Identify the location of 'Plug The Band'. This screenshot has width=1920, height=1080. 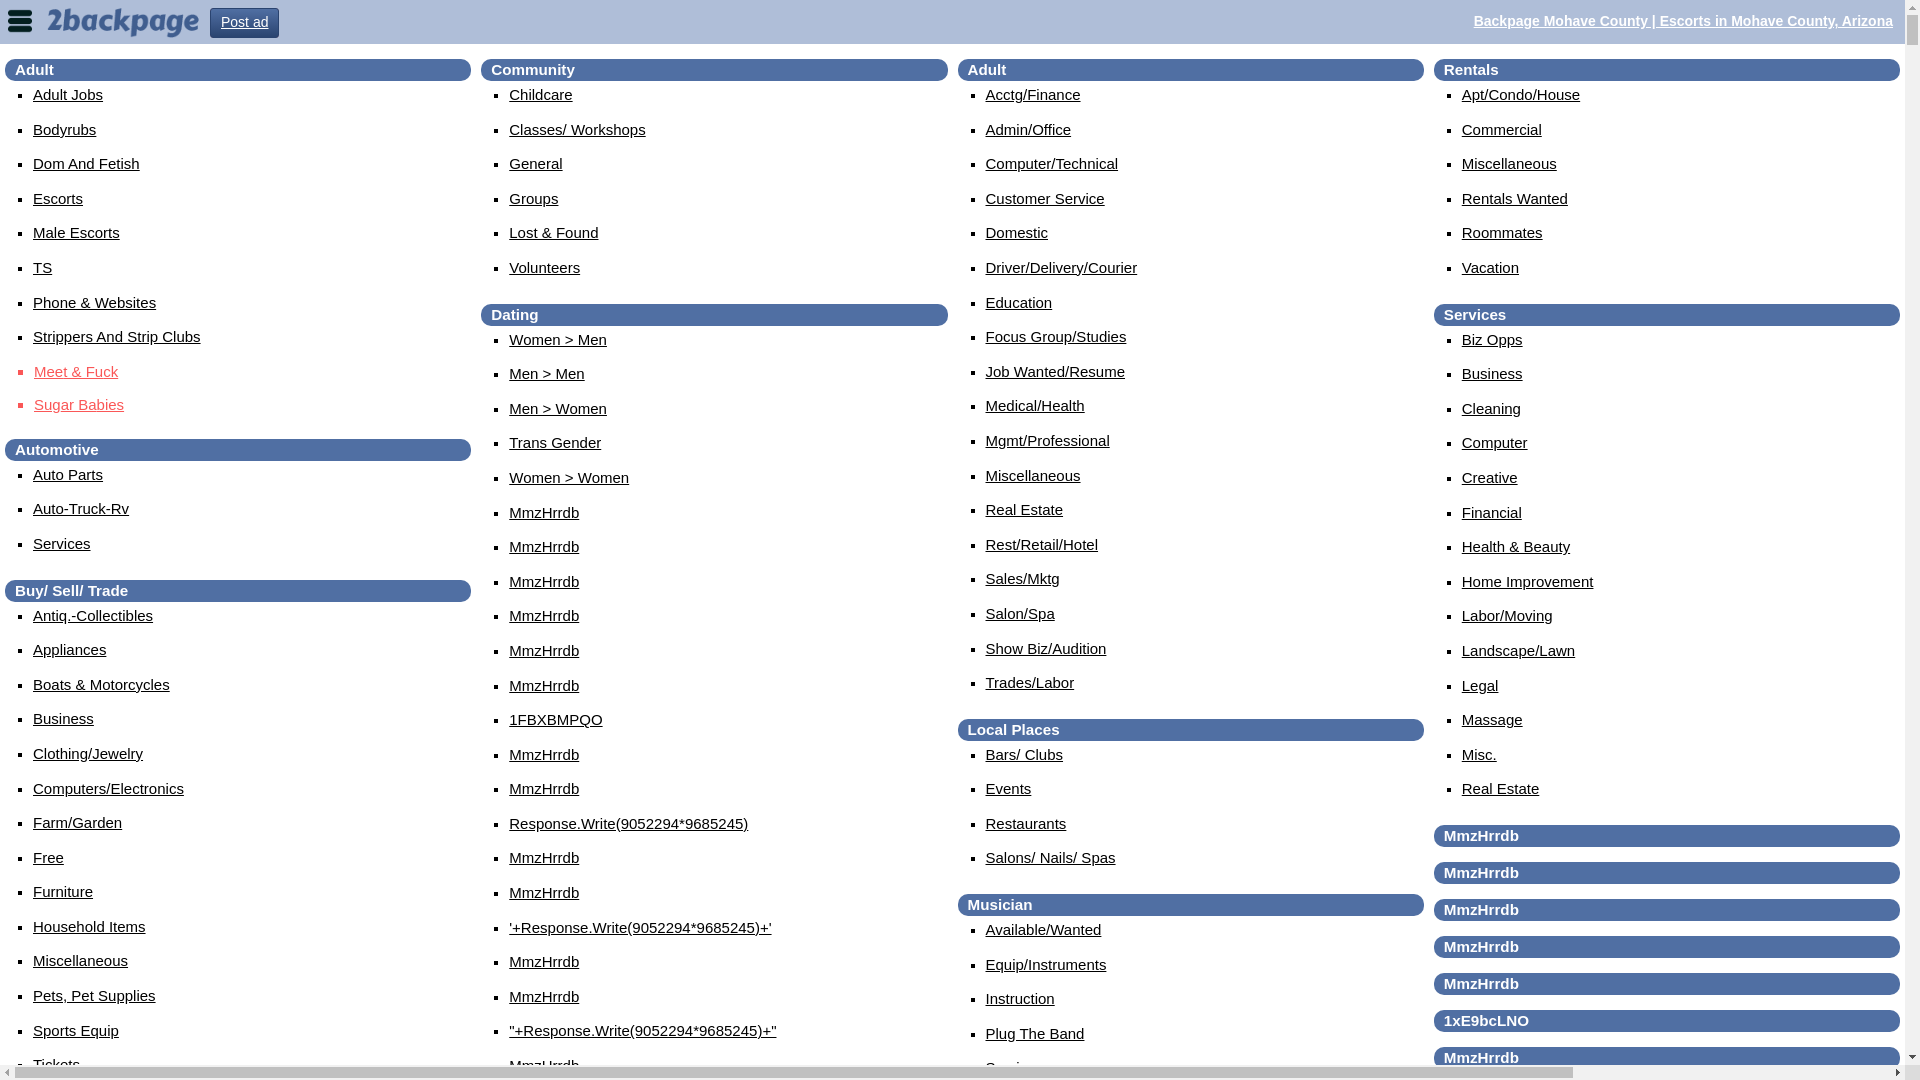
(1035, 1033).